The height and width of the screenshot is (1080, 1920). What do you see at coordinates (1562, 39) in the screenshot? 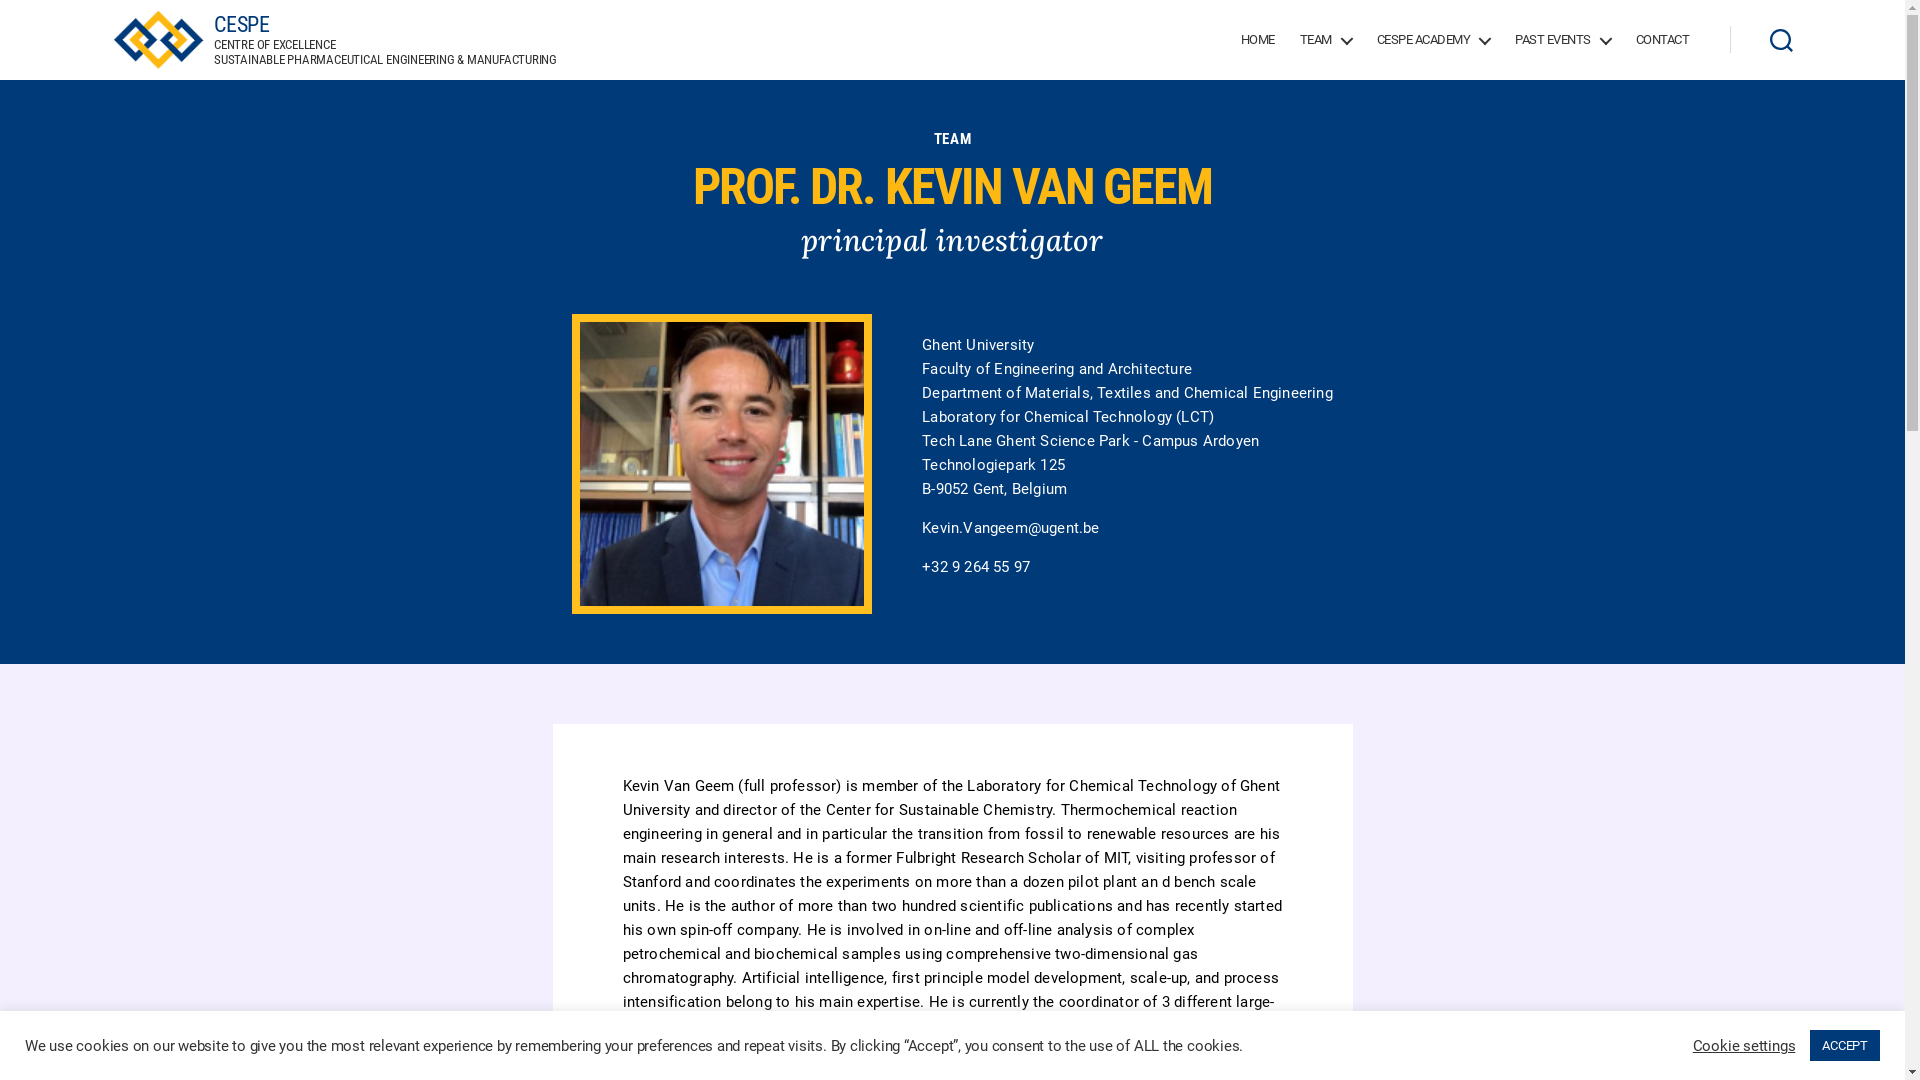
I see `'PAST EVENTS'` at bounding box center [1562, 39].